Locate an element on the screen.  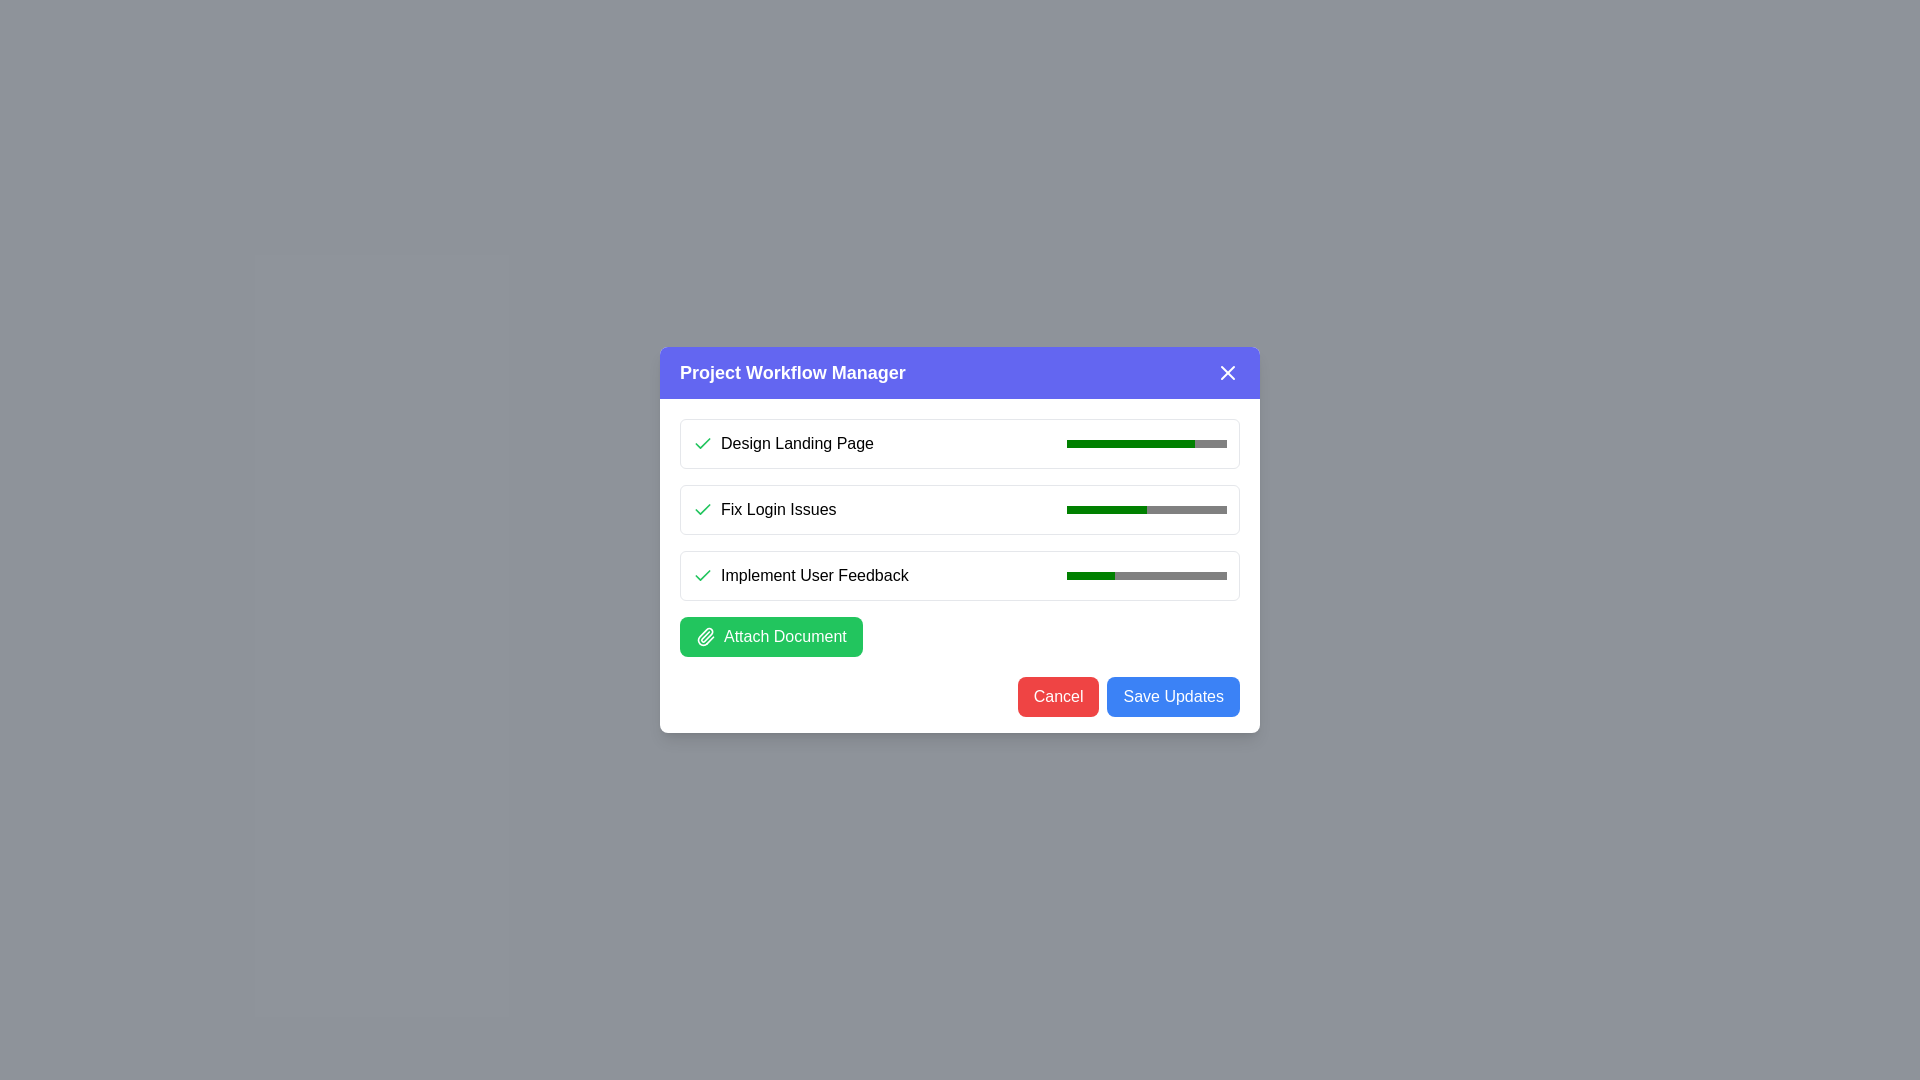
the status of the Task indicator element labeled 'Implement User Feedback', which is visually represented with a green checkmark icon, indicating its completion status is located at coordinates (800, 575).